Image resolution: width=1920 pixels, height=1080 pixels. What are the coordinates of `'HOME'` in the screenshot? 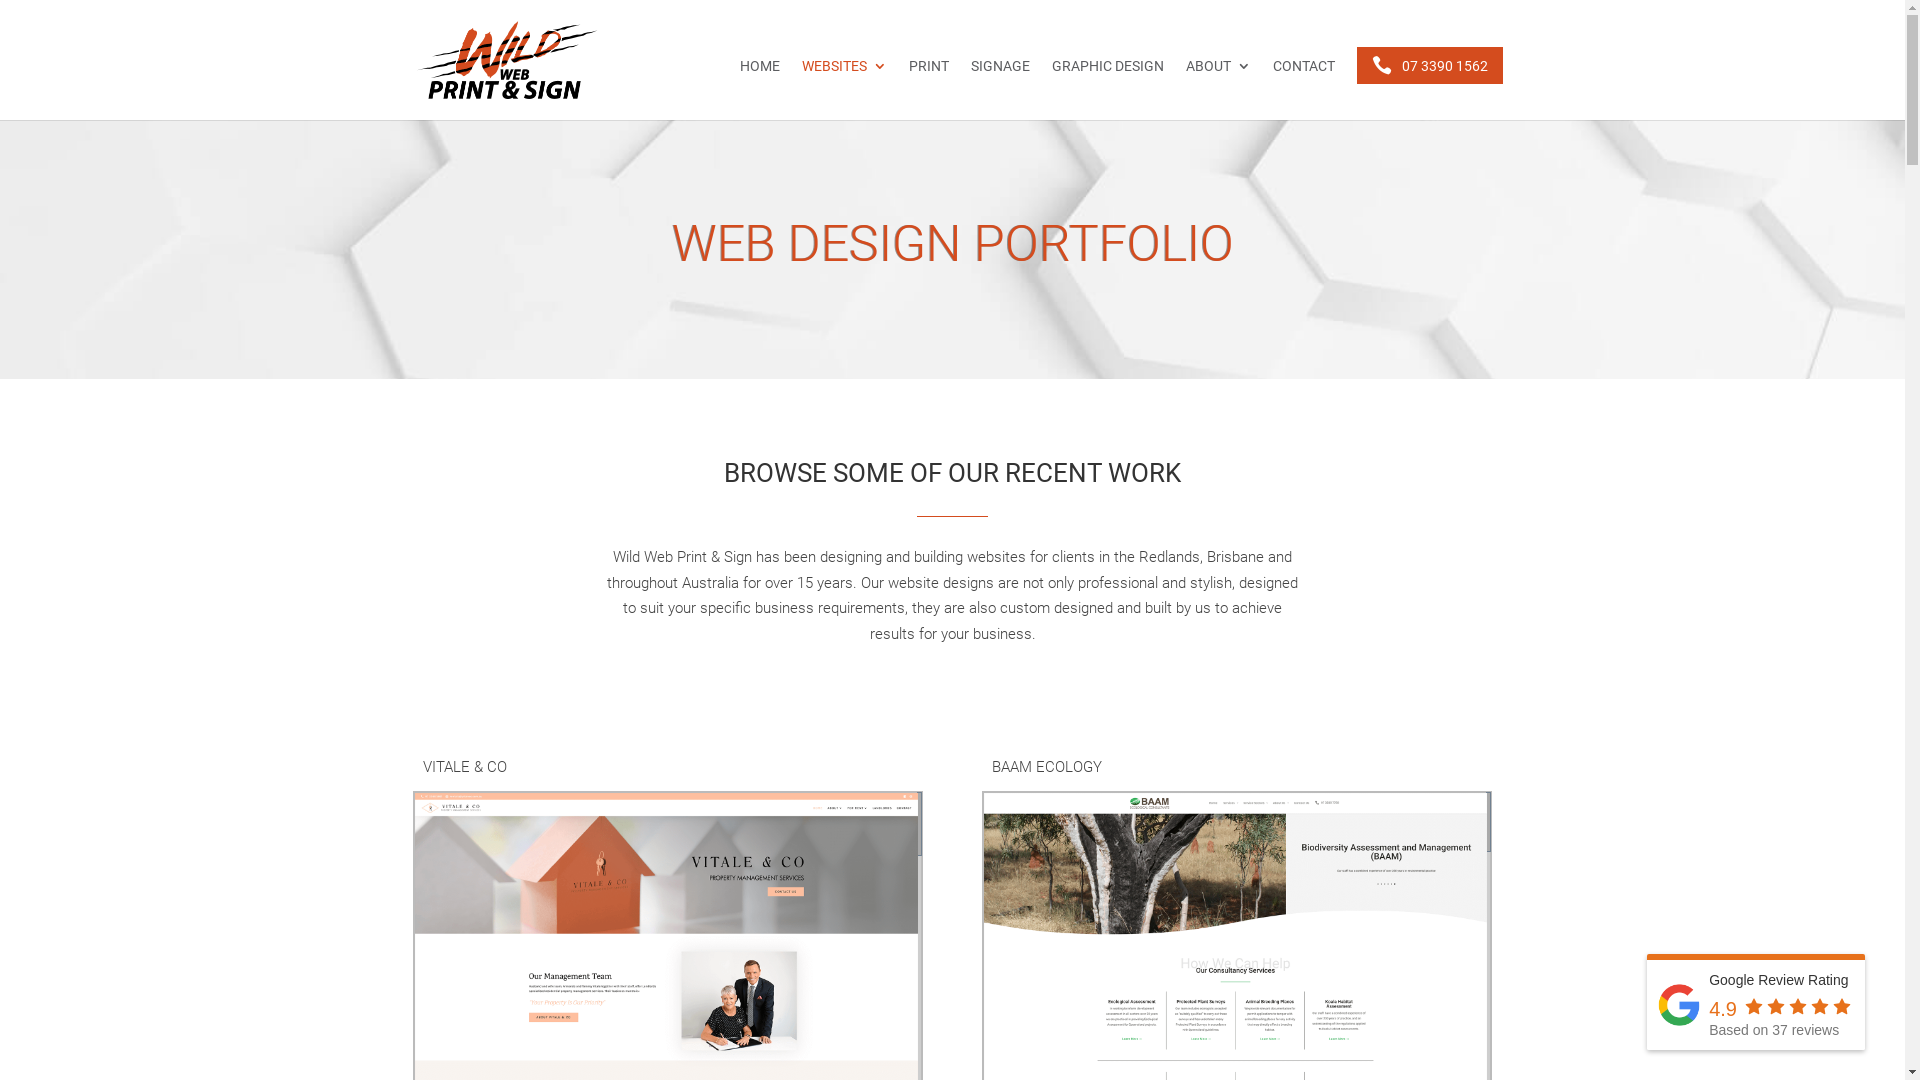 It's located at (758, 88).